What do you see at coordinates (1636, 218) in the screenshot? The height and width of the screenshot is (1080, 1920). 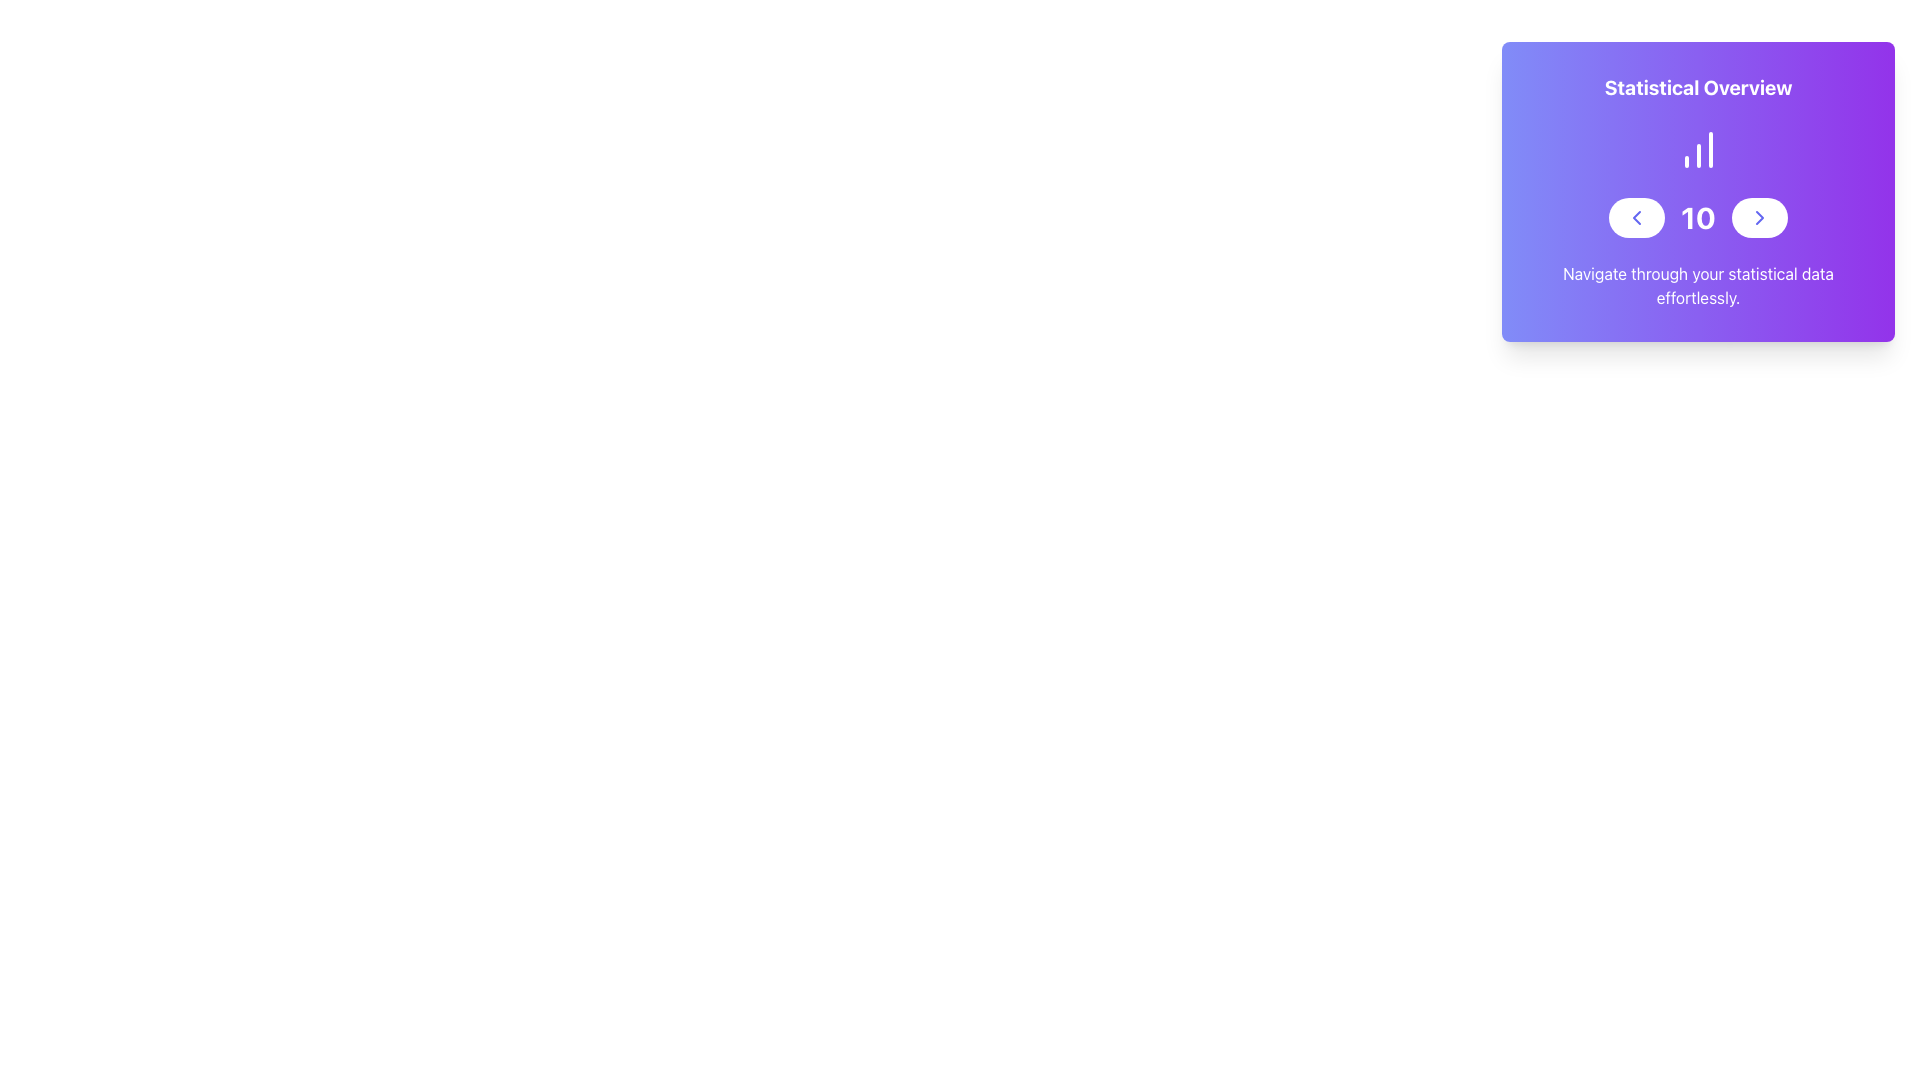 I see `the chevron-left icon embedded within the button interface on the left side of the 'Statistical Overview' card` at bounding box center [1636, 218].